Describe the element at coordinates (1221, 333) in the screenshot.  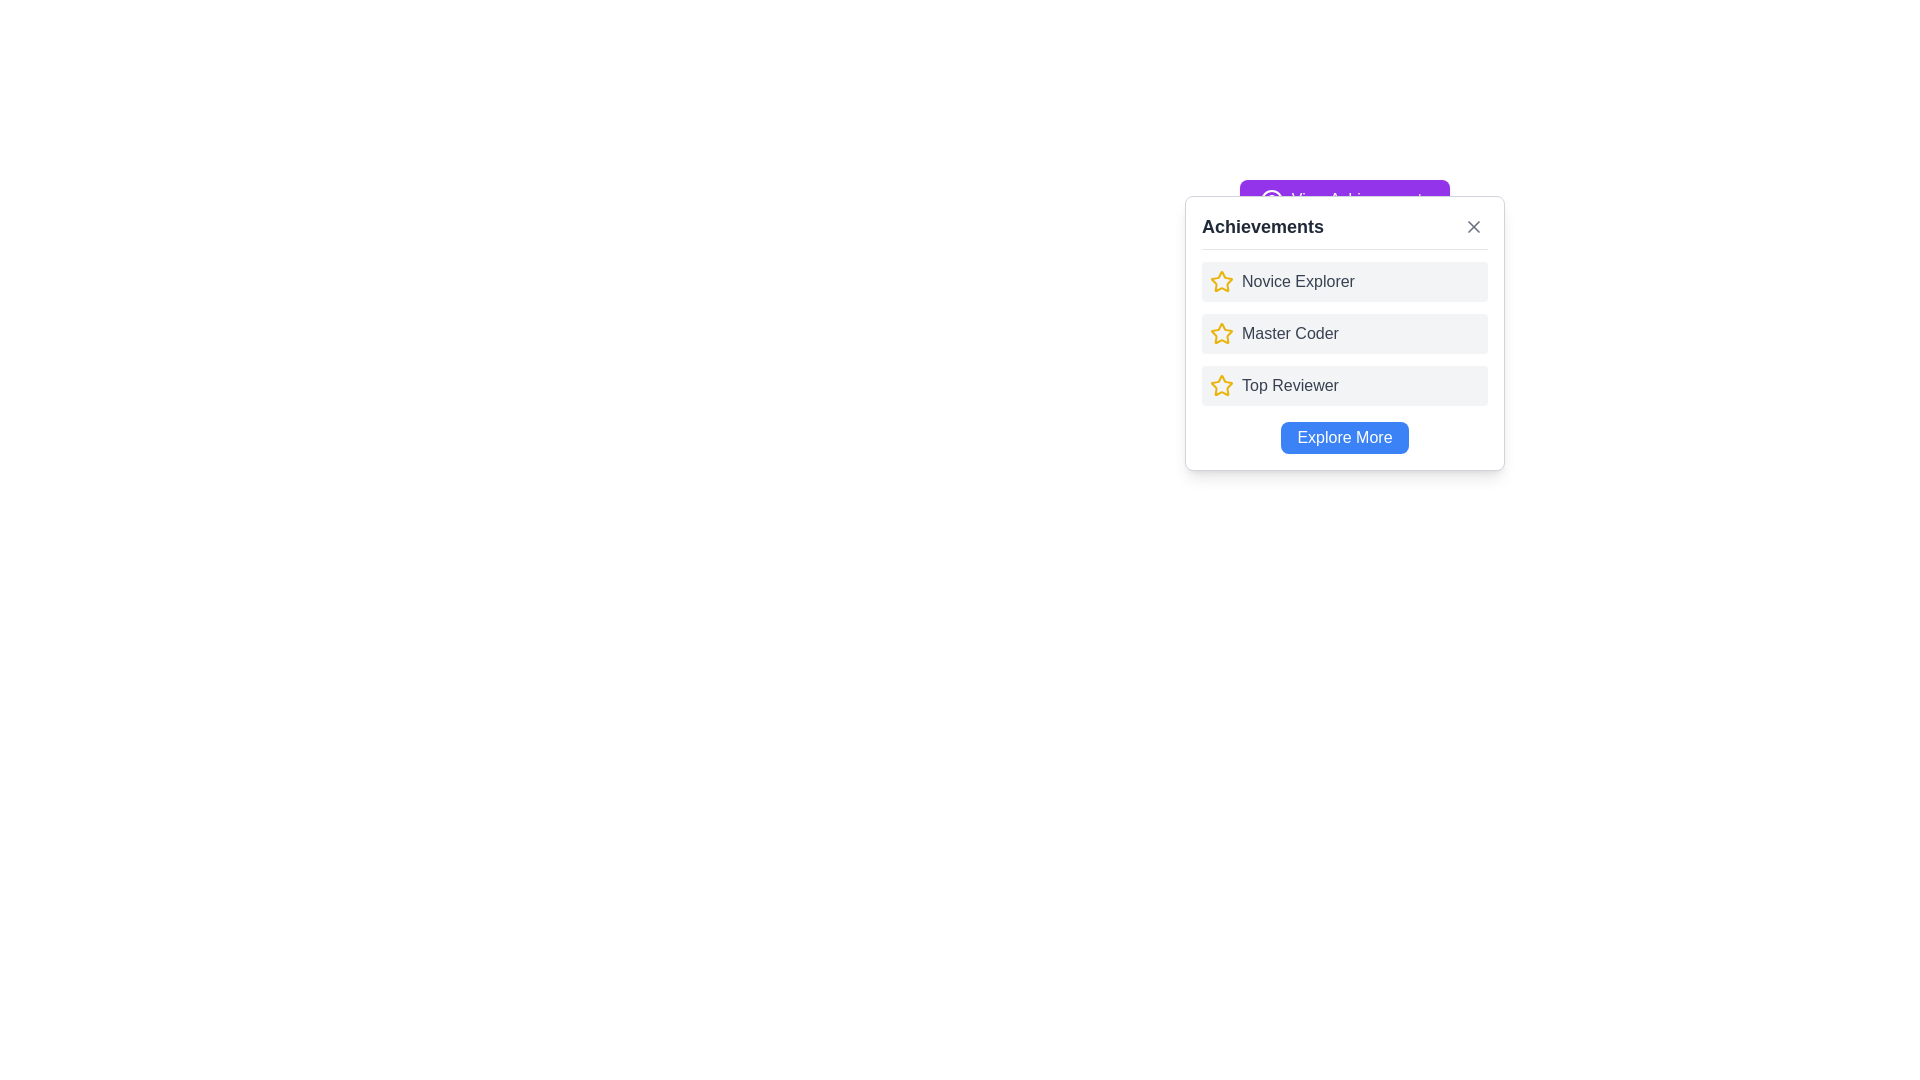
I see `the star icon representing the achievement 'Master Coder' within the achievements modal box` at that location.